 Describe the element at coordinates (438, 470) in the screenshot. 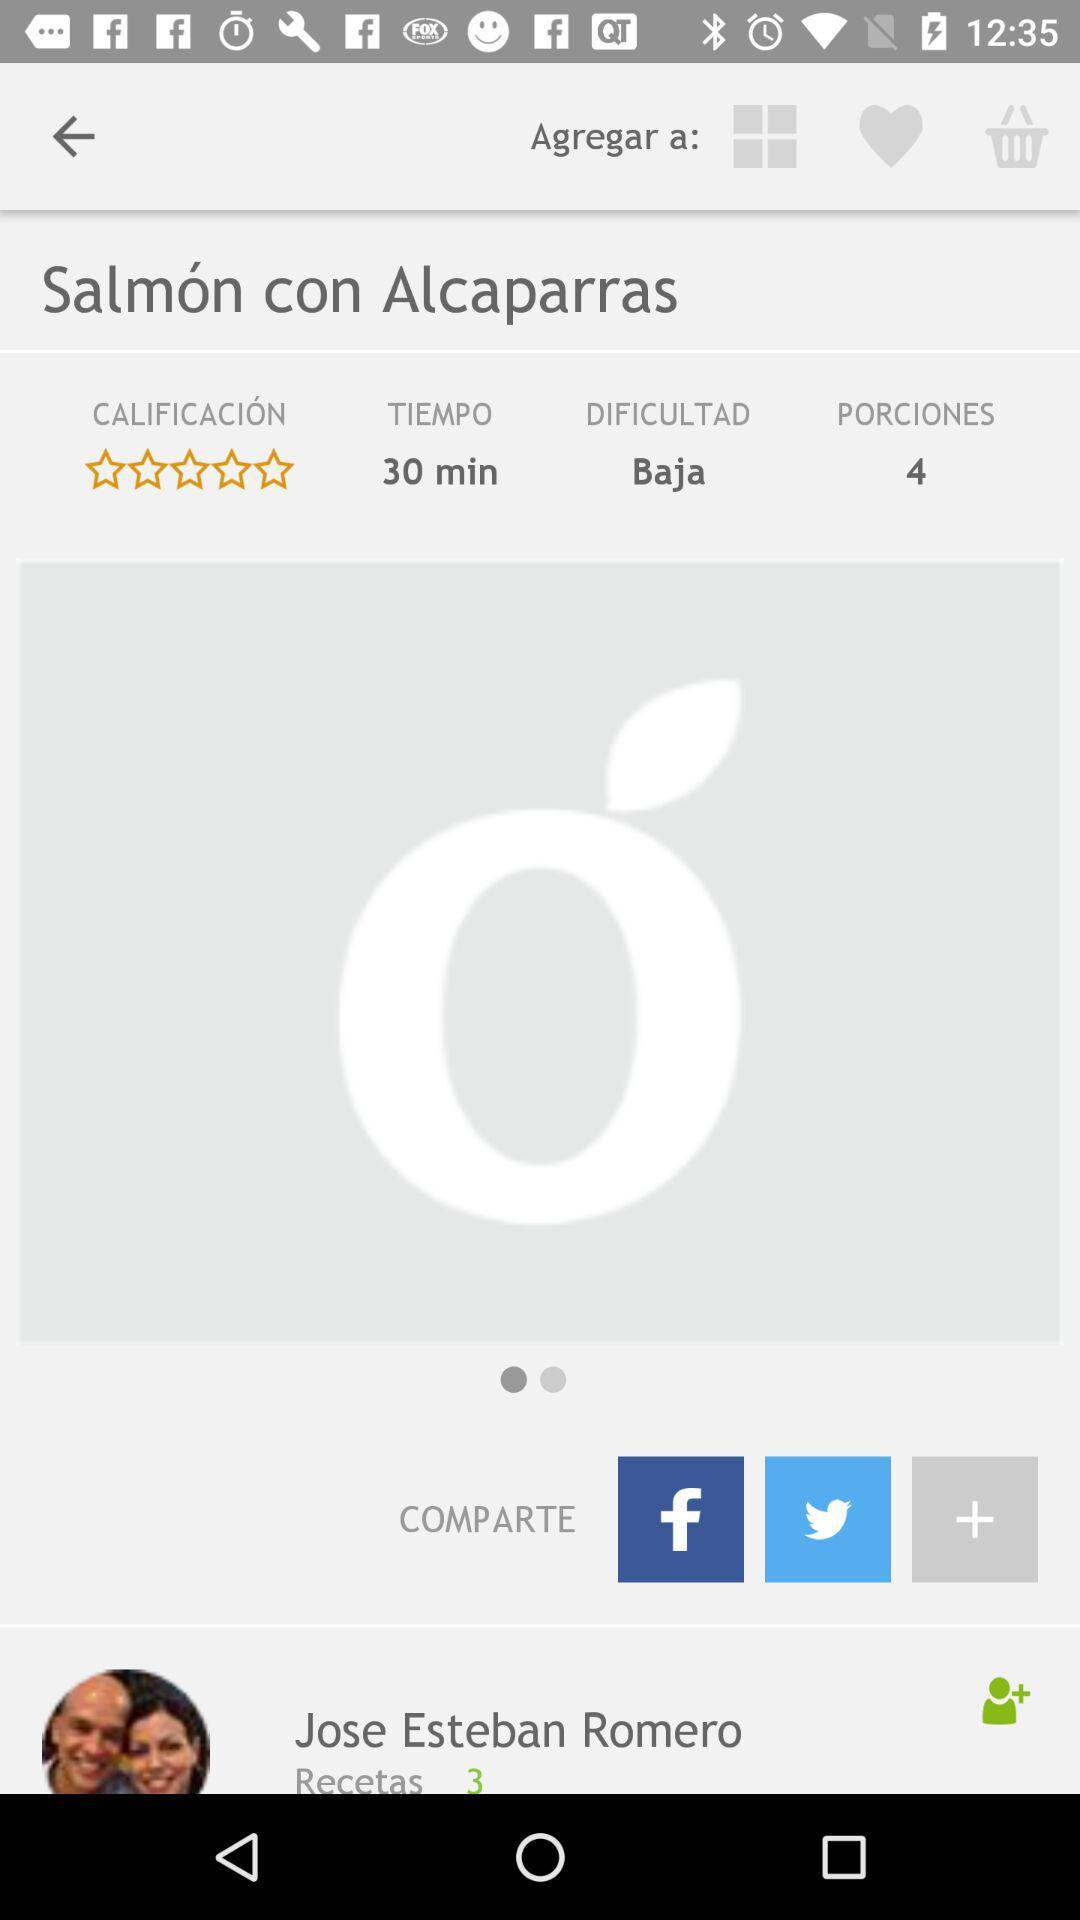

I see `icon next to dificultad item` at that location.